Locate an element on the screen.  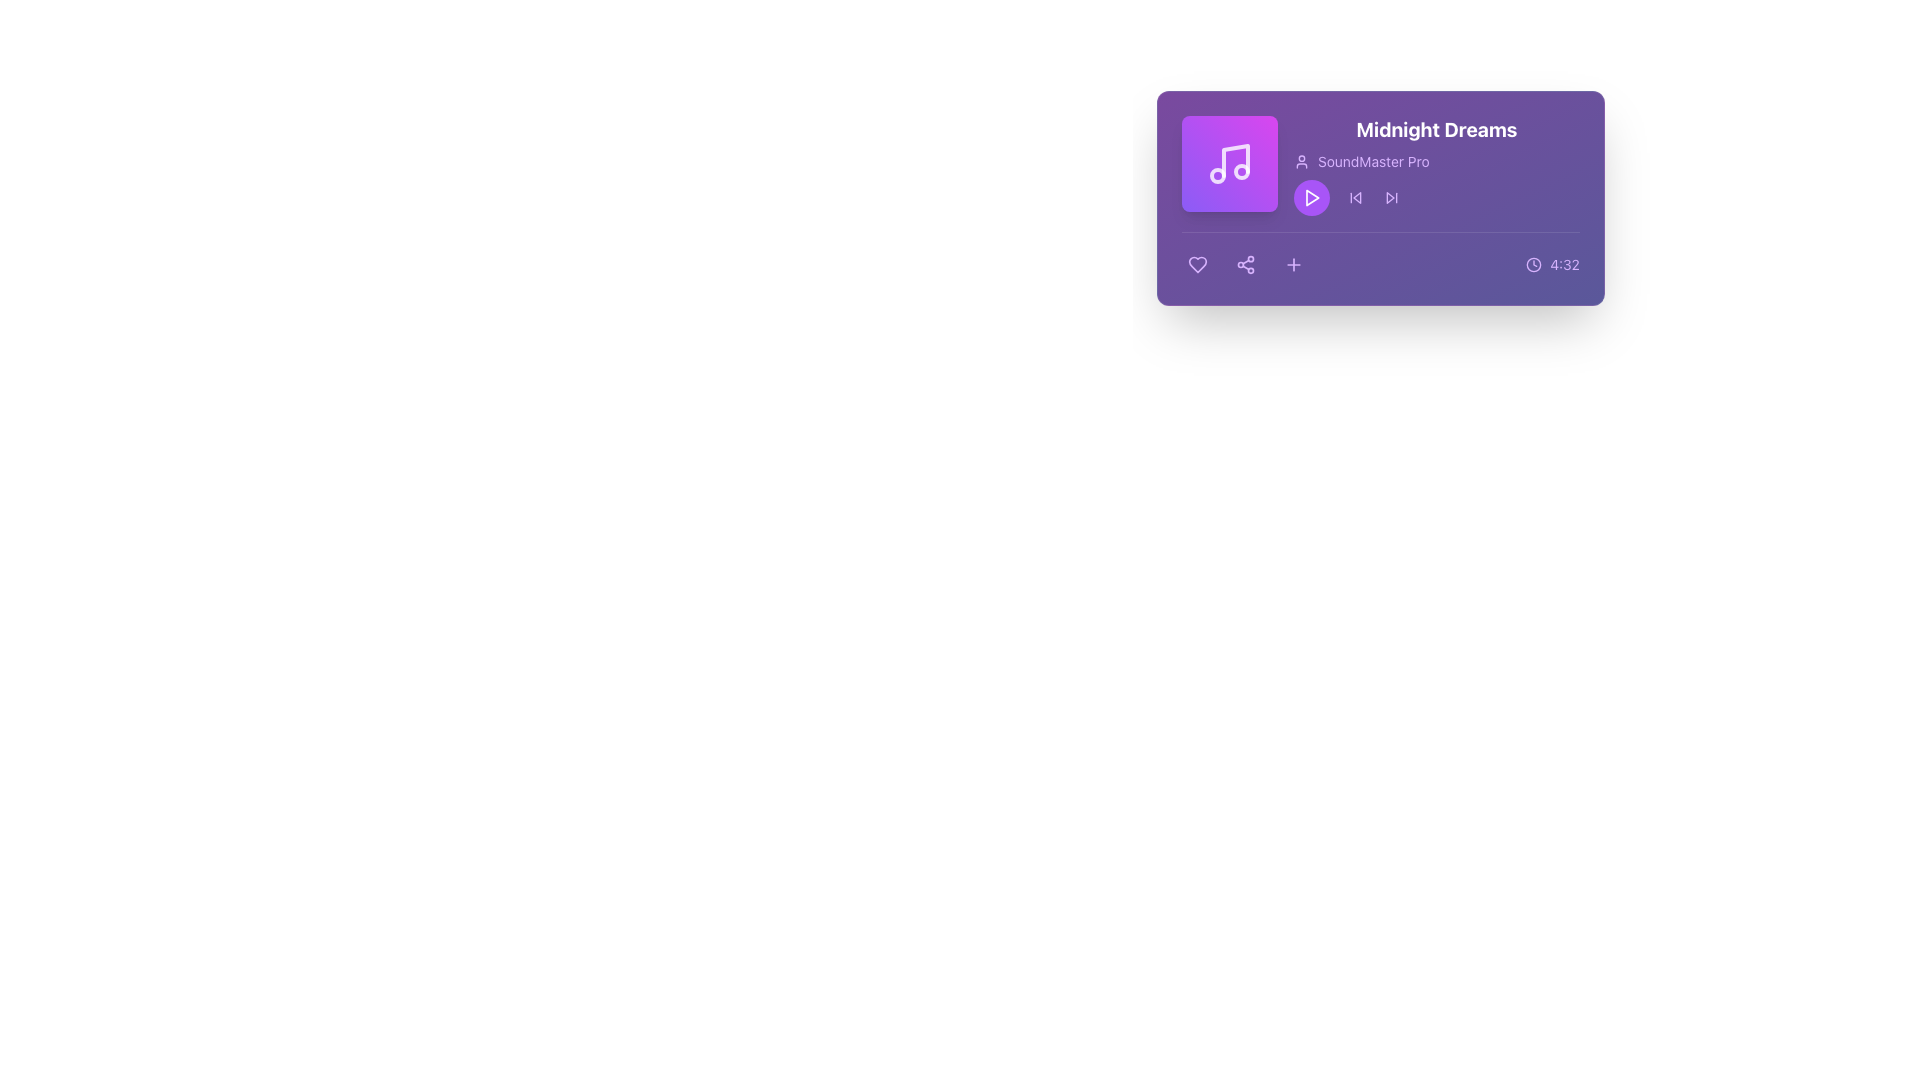
the song title in the multimedia component card is located at coordinates (1380, 197).